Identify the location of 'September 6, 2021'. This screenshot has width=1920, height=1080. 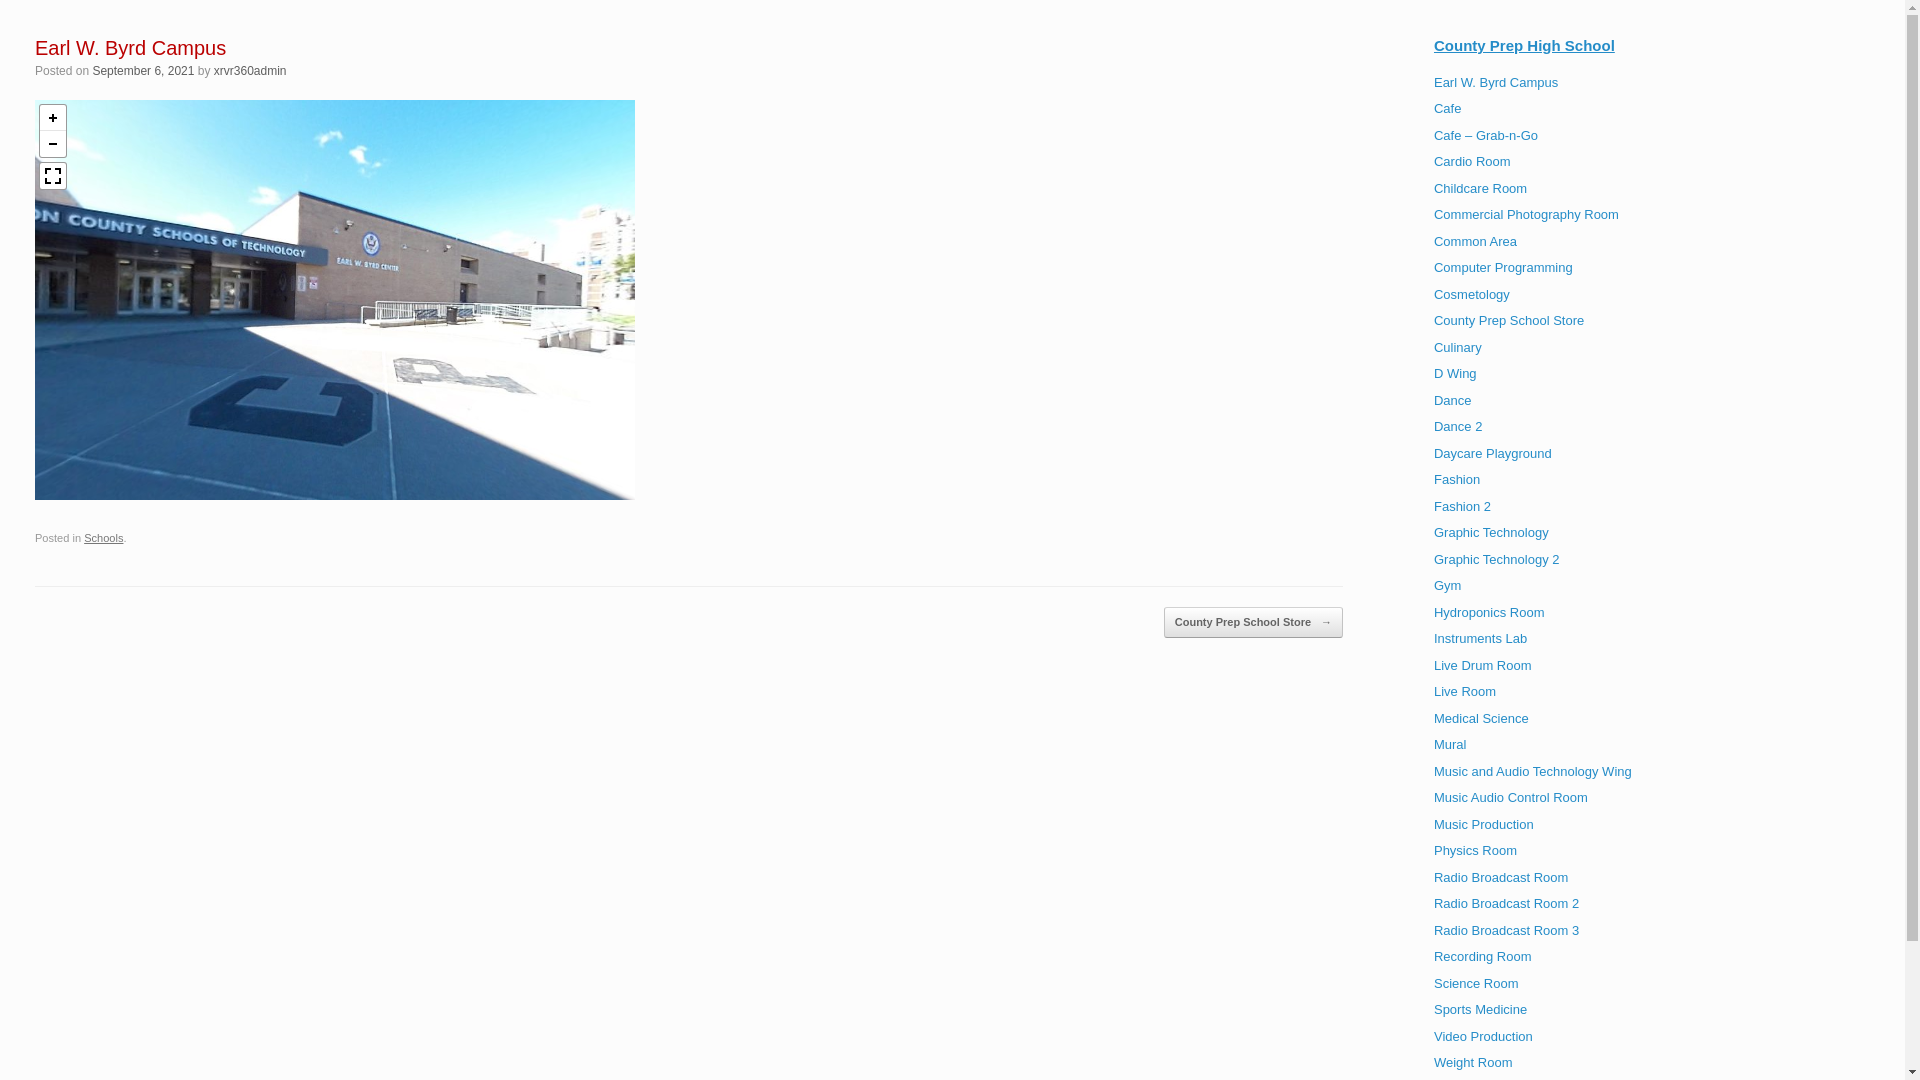
(142, 69).